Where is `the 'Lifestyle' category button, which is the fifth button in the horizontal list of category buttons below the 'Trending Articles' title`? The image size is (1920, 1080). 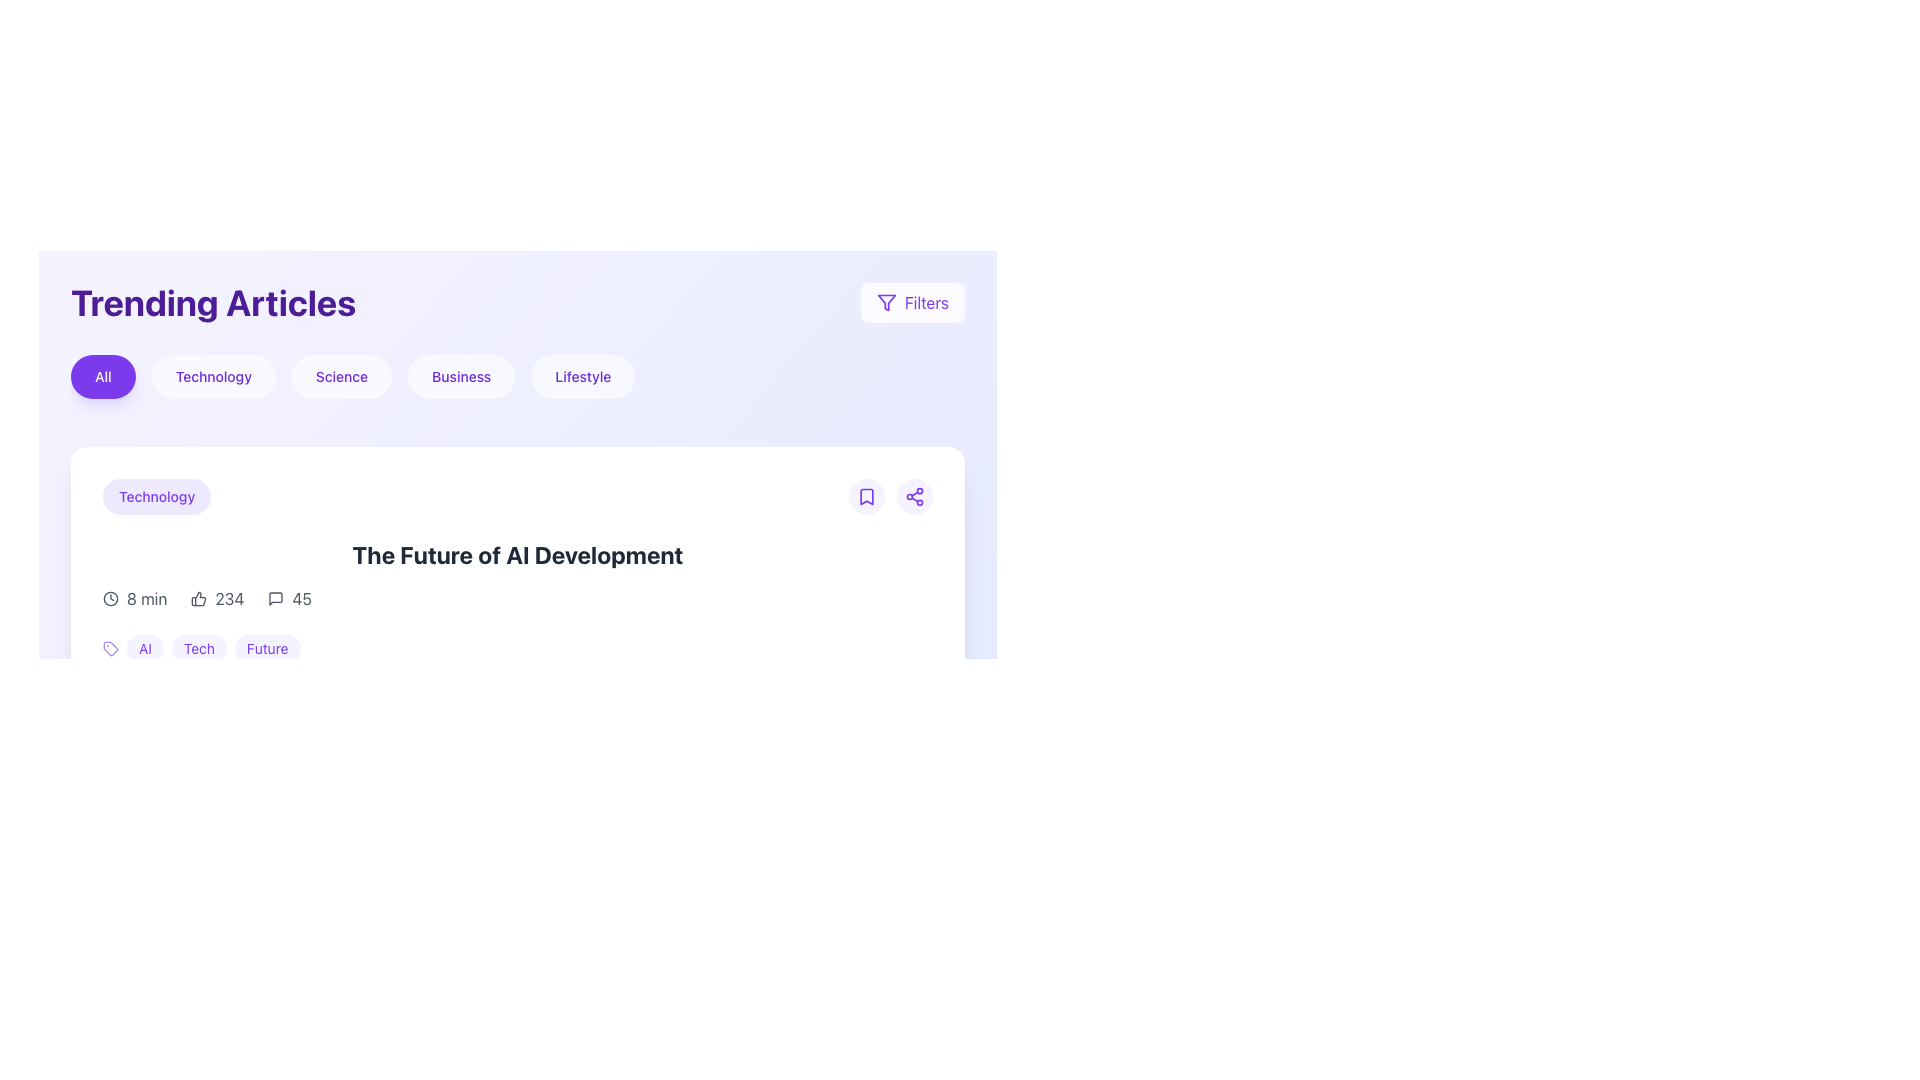 the 'Lifestyle' category button, which is the fifth button in the horizontal list of category buttons below the 'Trending Articles' title is located at coordinates (582, 377).